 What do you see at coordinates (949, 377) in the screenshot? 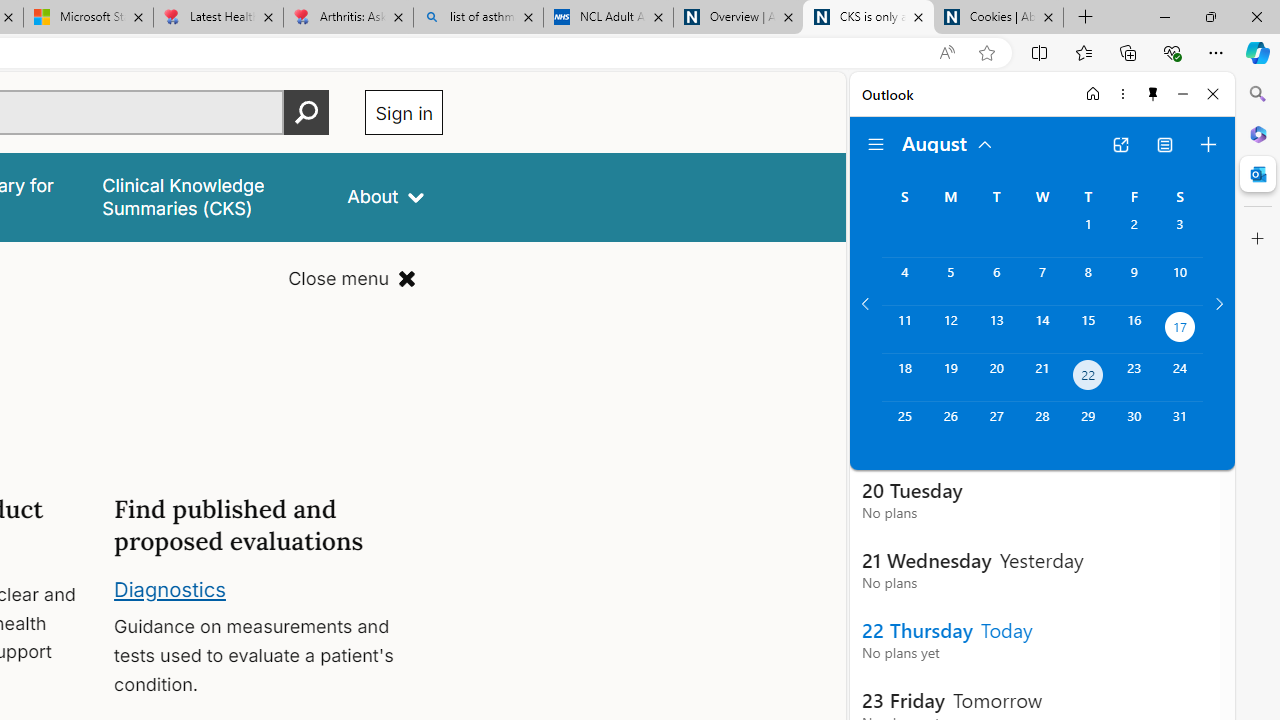
I see `'Monday, August 19, 2024. '` at bounding box center [949, 377].